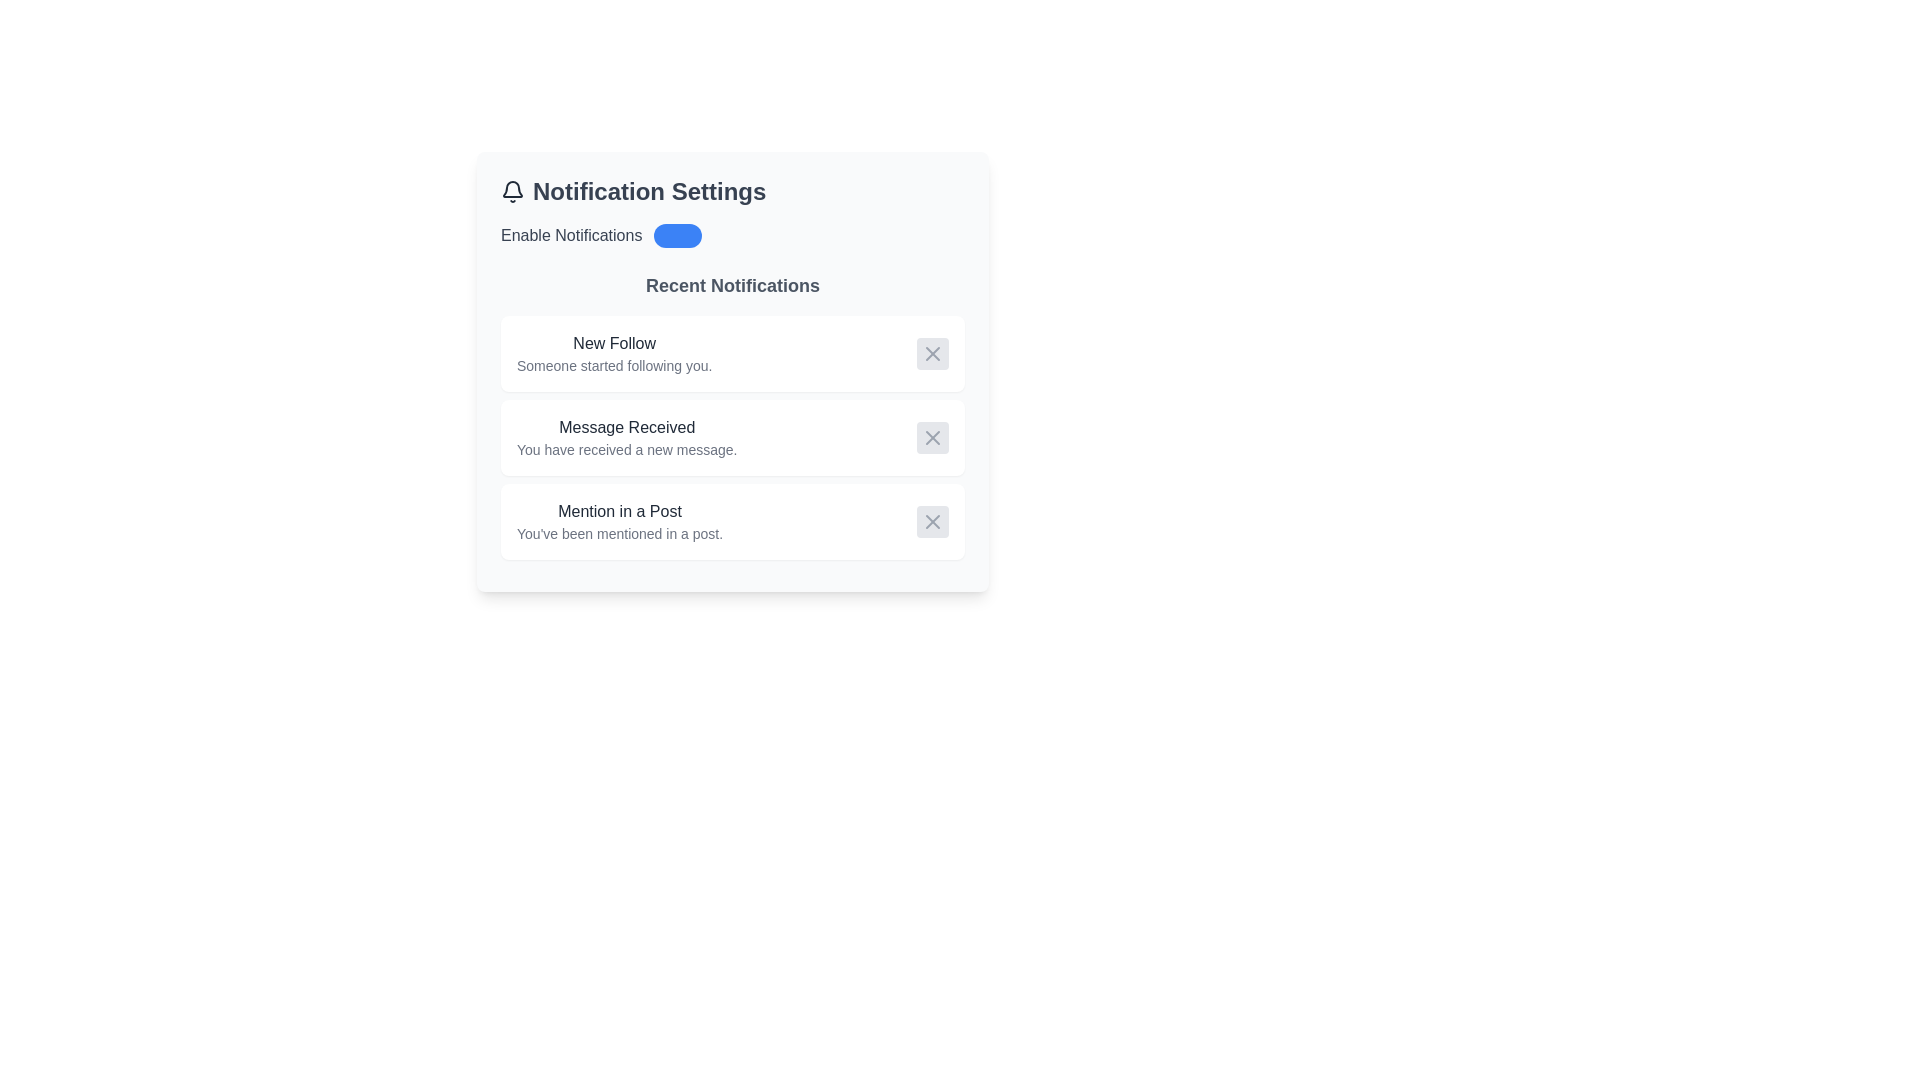 Image resolution: width=1920 pixels, height=1080 pixels. What do you see at coordinates (618, 520) in the screenshot?
I see `the third notification in the 'Recent Notifications' list, which informs the user about being mentioned in a post` at bounding box center [618, 520].